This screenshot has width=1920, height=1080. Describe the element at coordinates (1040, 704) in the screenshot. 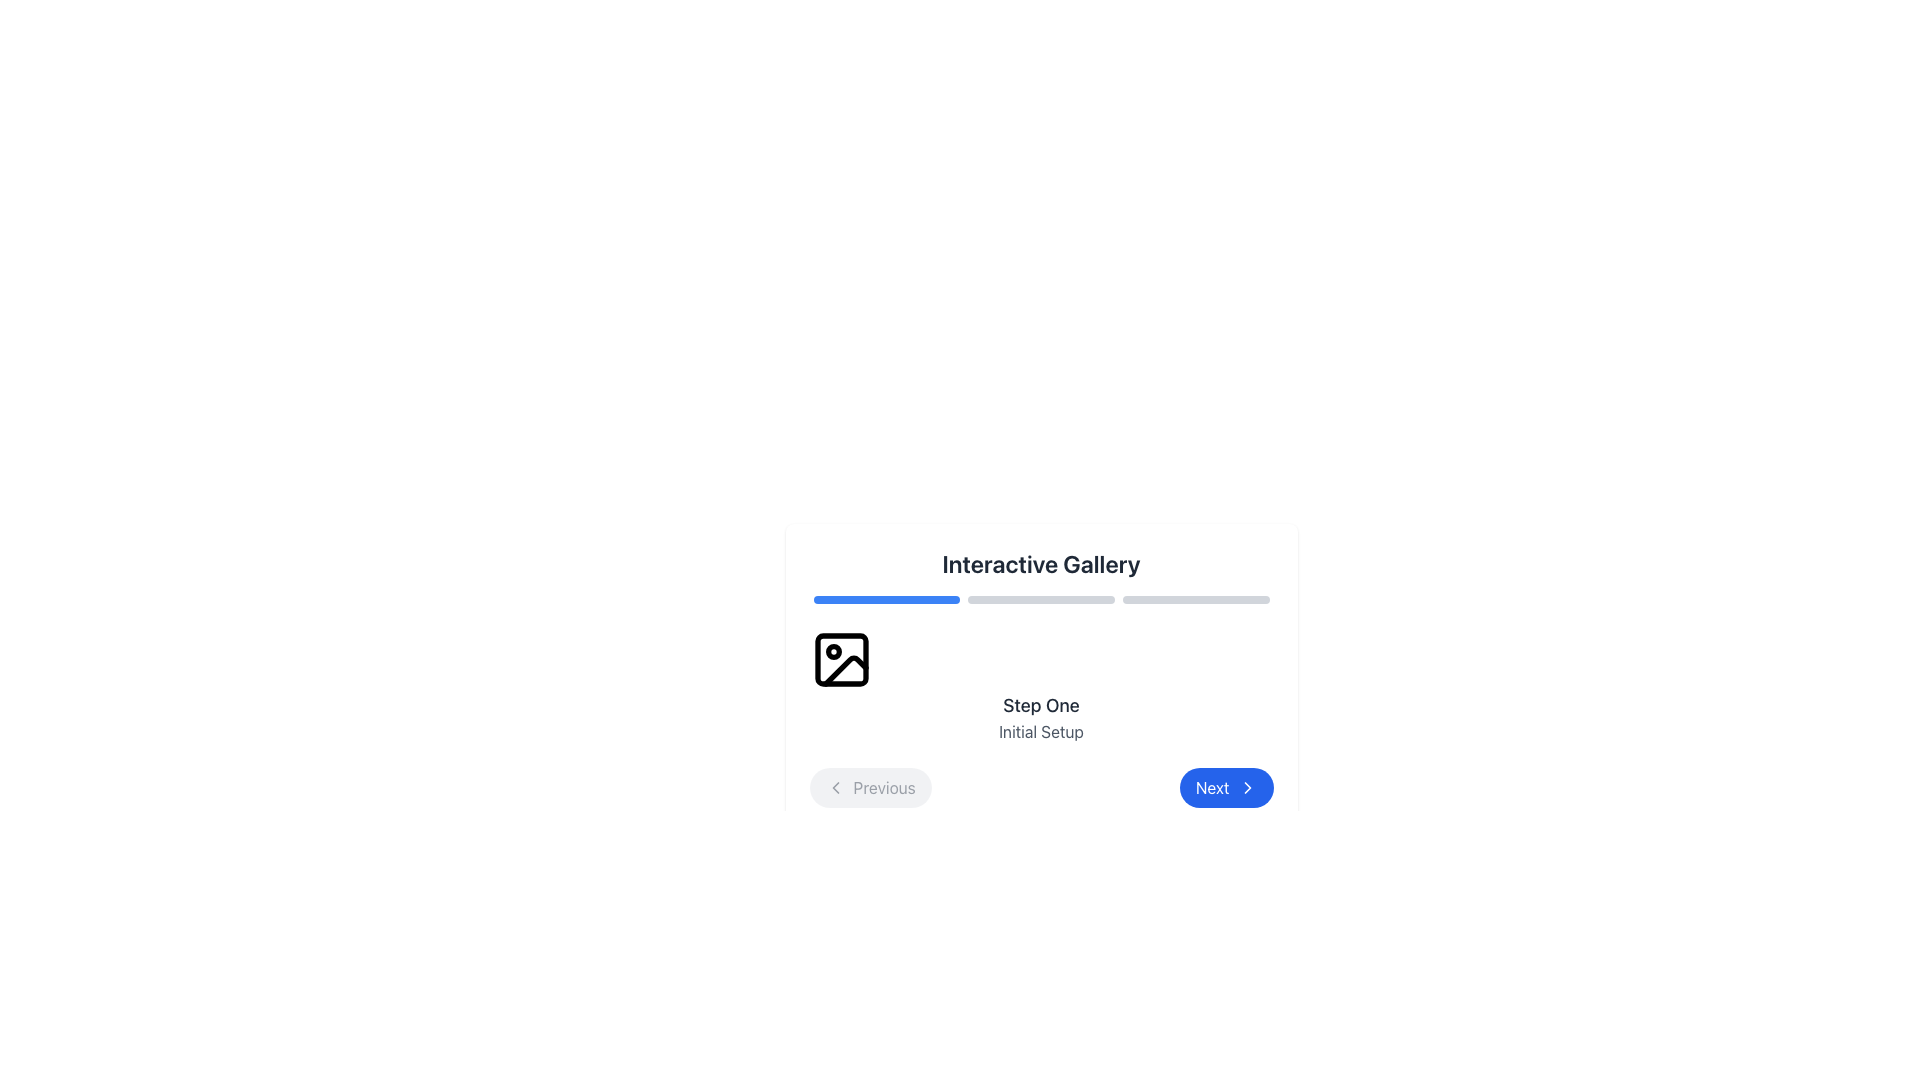

I see `the Static Text element displaying 'Step One', which is styled in medium-sized, bold, gray font and is located beneath an icon and above the text 'Initial Setup'` at that location.